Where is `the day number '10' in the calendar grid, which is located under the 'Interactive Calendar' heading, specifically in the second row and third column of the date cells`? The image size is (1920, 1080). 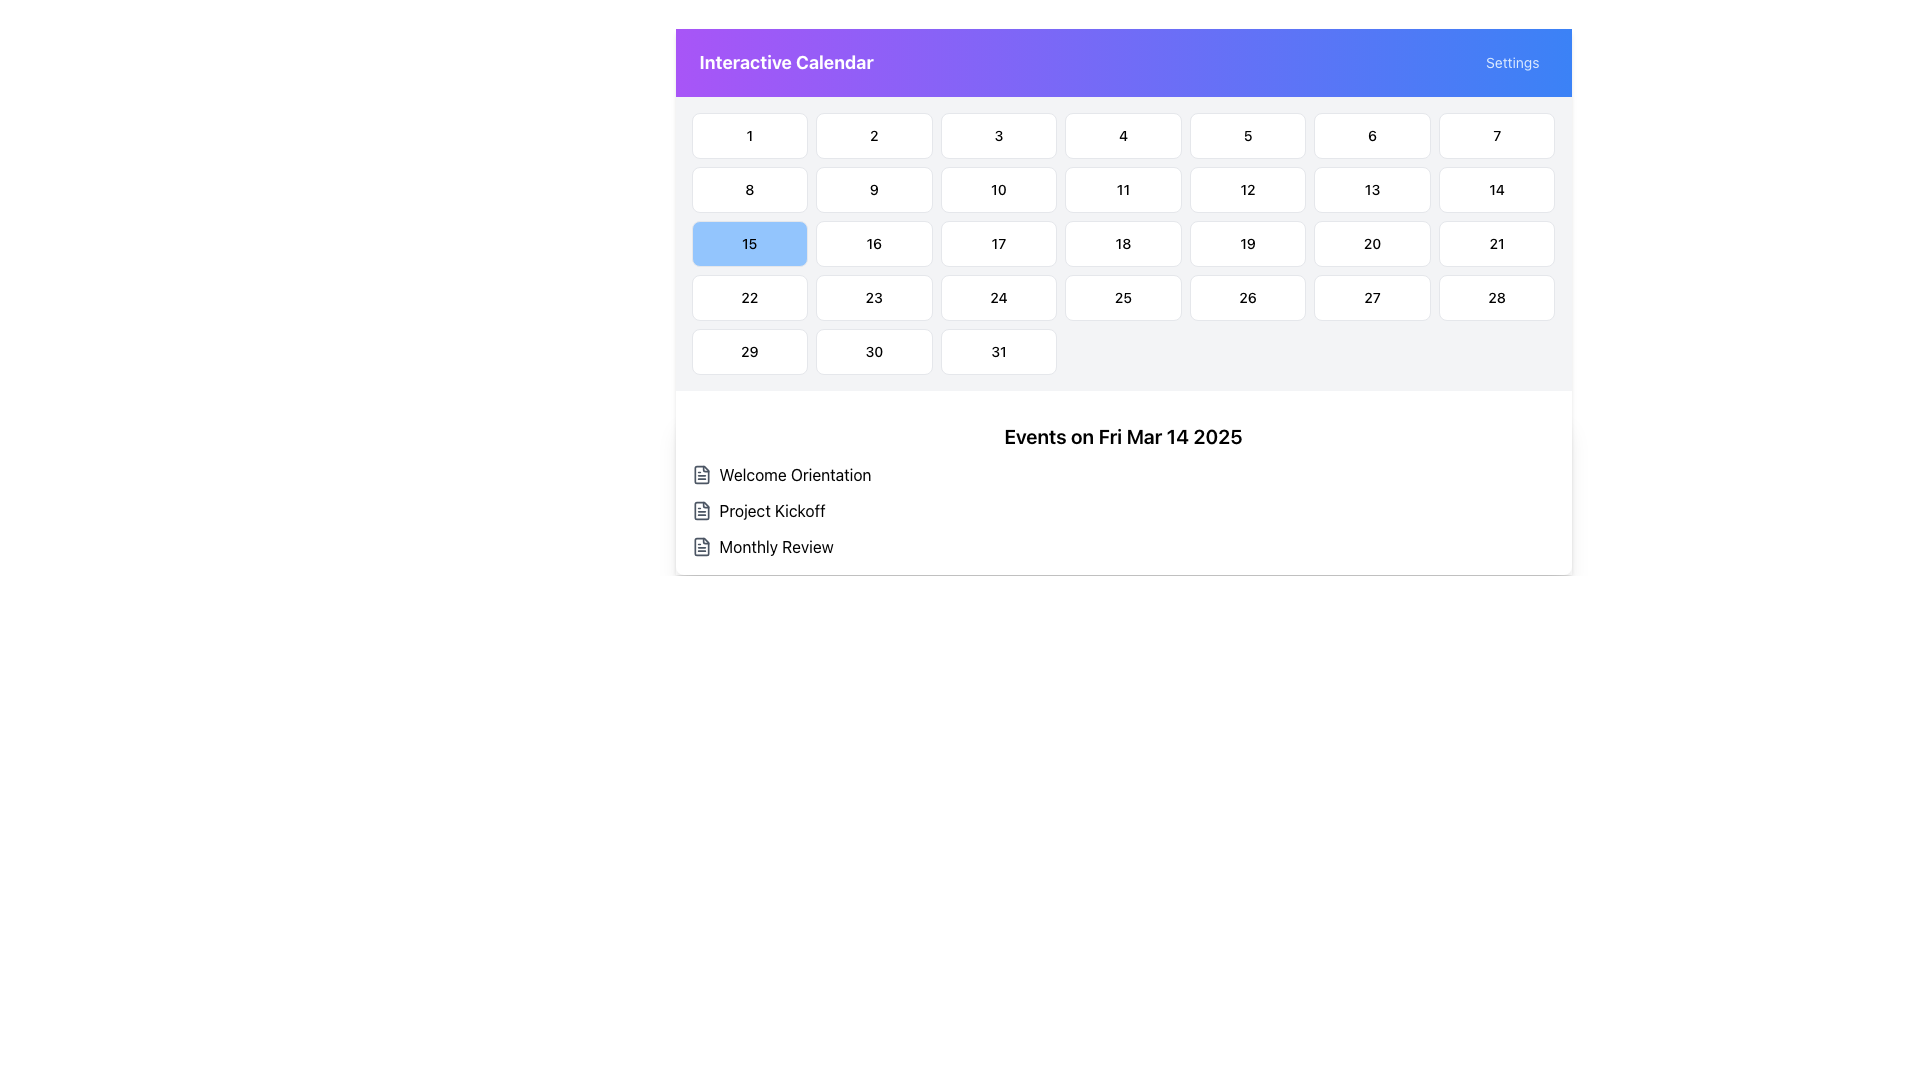
the day number '10' in the calendar grid, which is located under the 'Interactive Calendar' heading, specifically in the second row and third column of the date cells is located at coordinates (998, 189).